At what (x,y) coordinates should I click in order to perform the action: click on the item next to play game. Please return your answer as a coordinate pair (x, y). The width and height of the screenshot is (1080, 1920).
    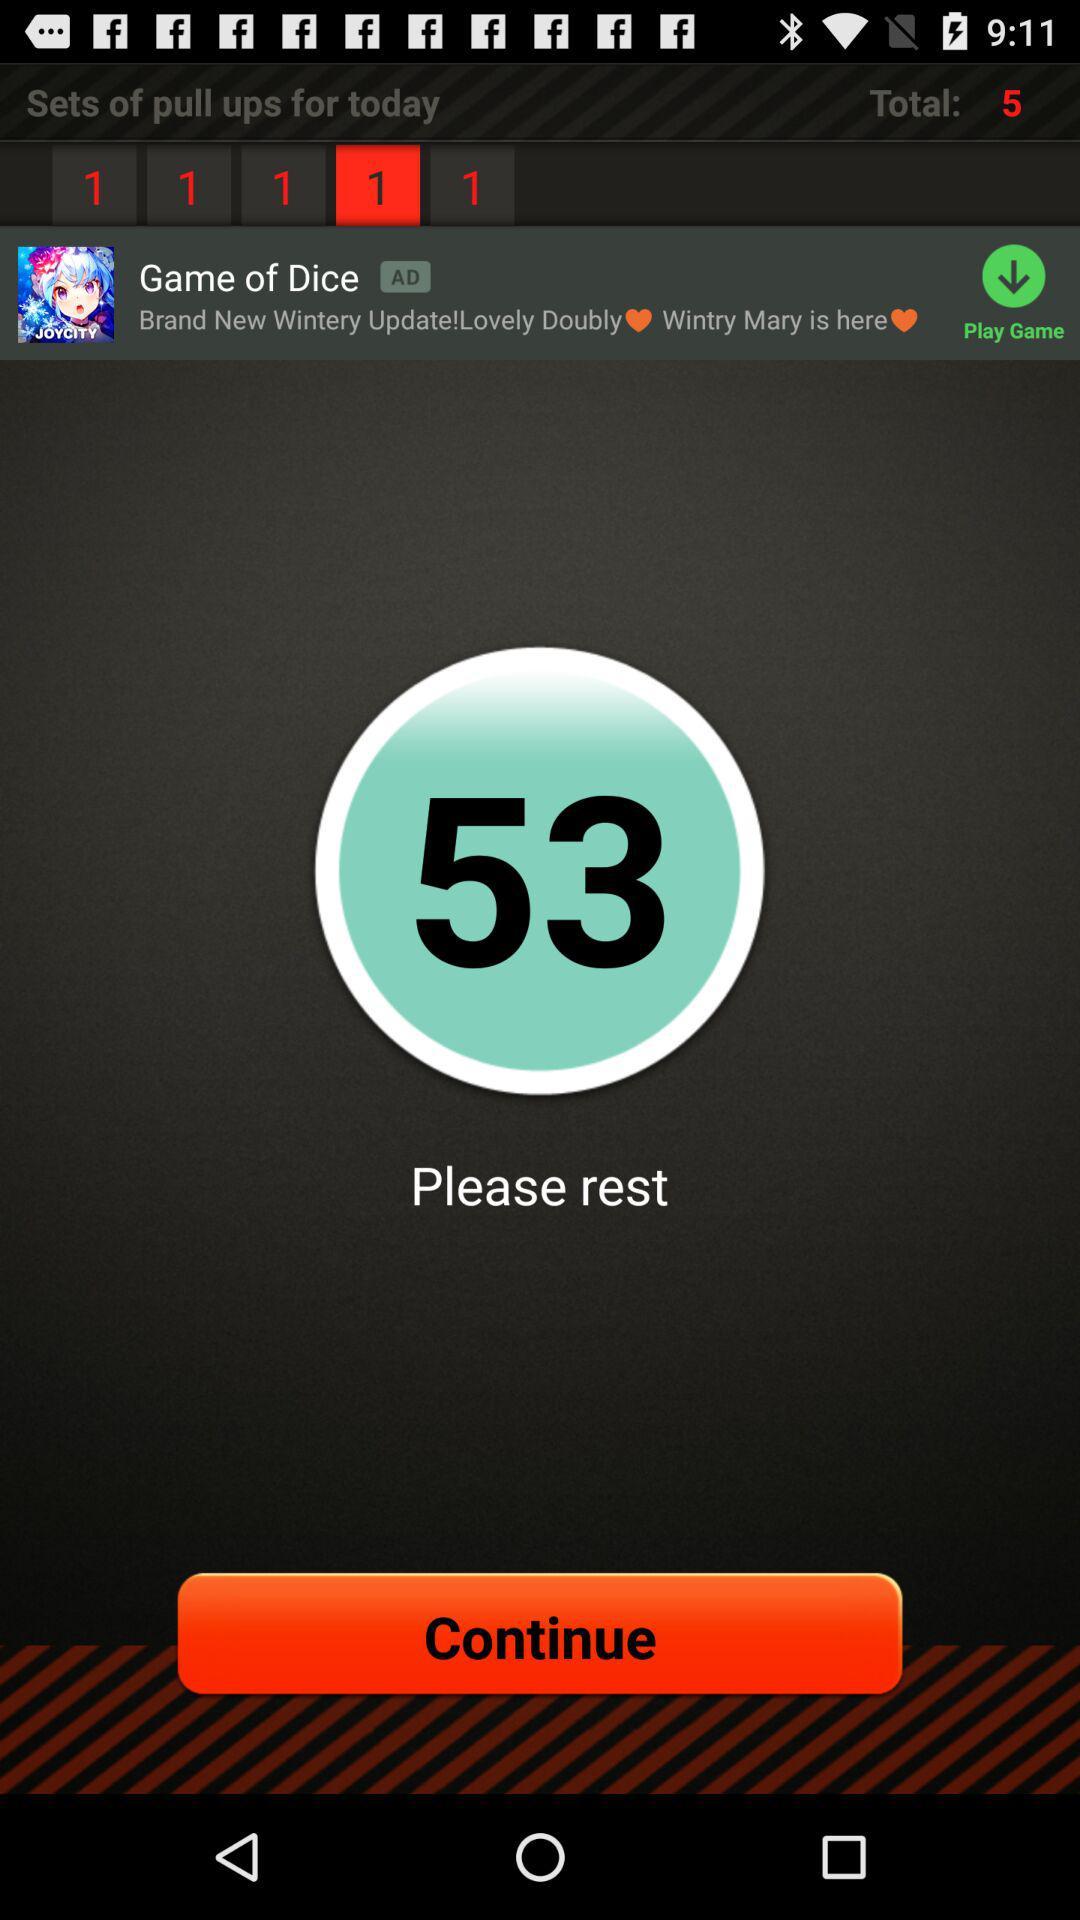
    Looking at the image, I should click on (528, 318).